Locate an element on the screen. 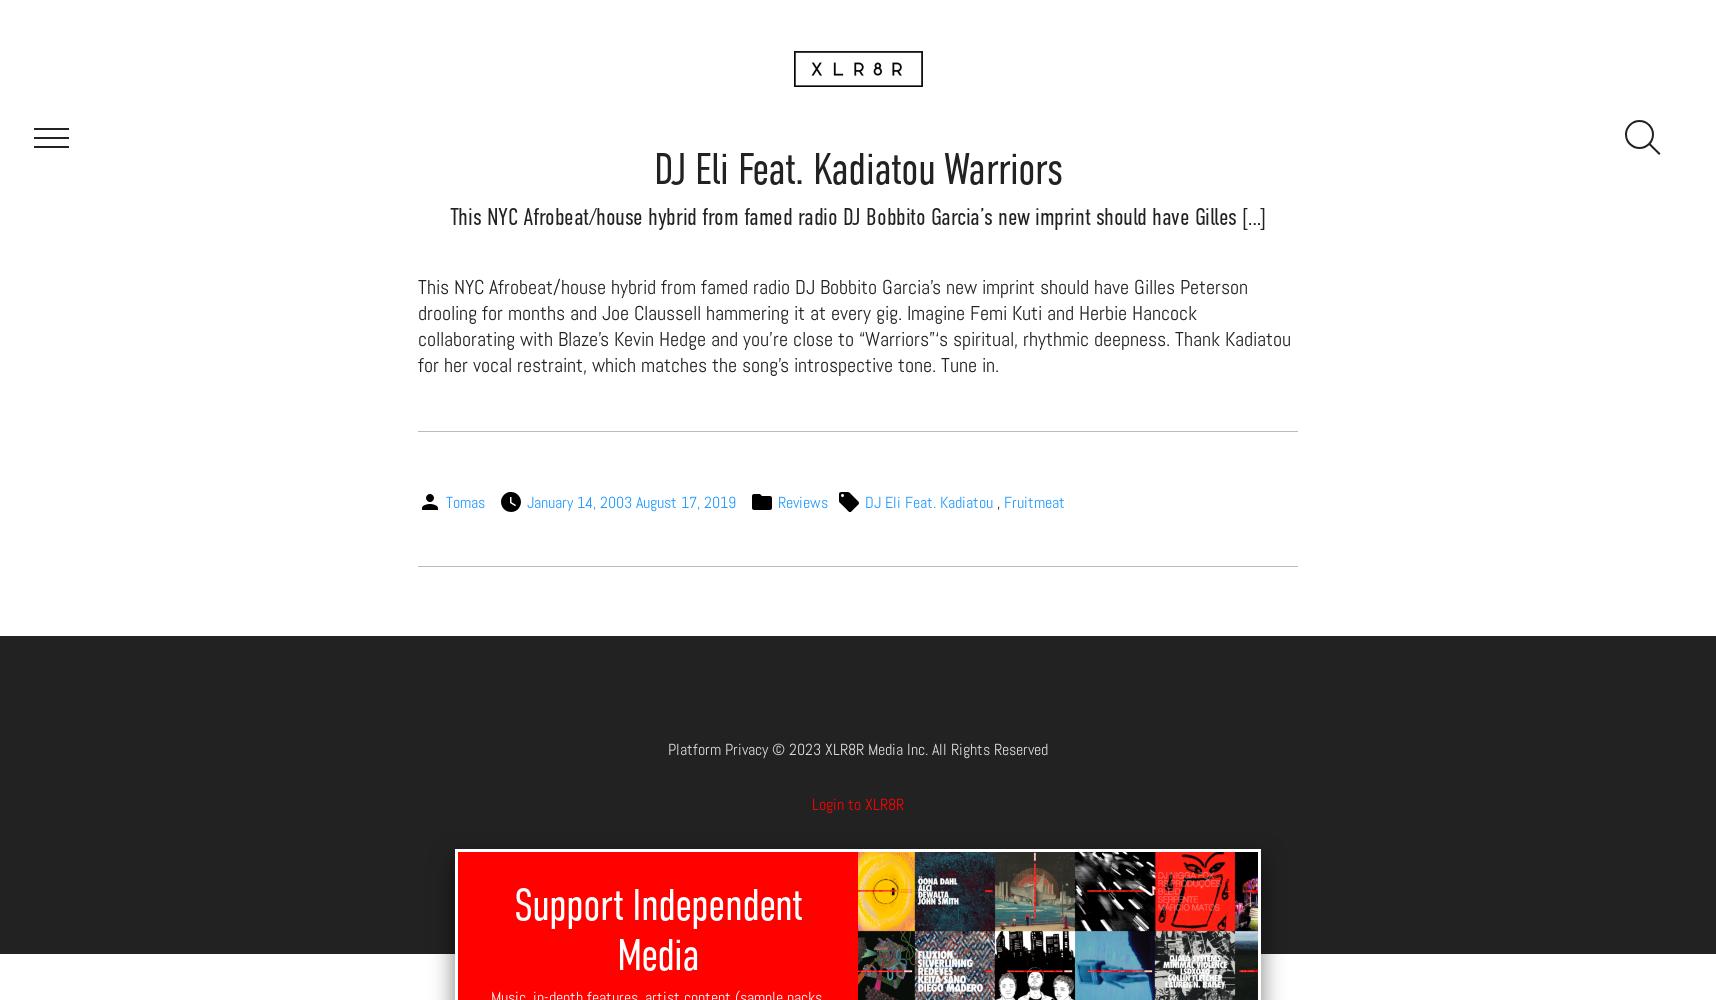  'Home' is located at coordinates (858, 71).